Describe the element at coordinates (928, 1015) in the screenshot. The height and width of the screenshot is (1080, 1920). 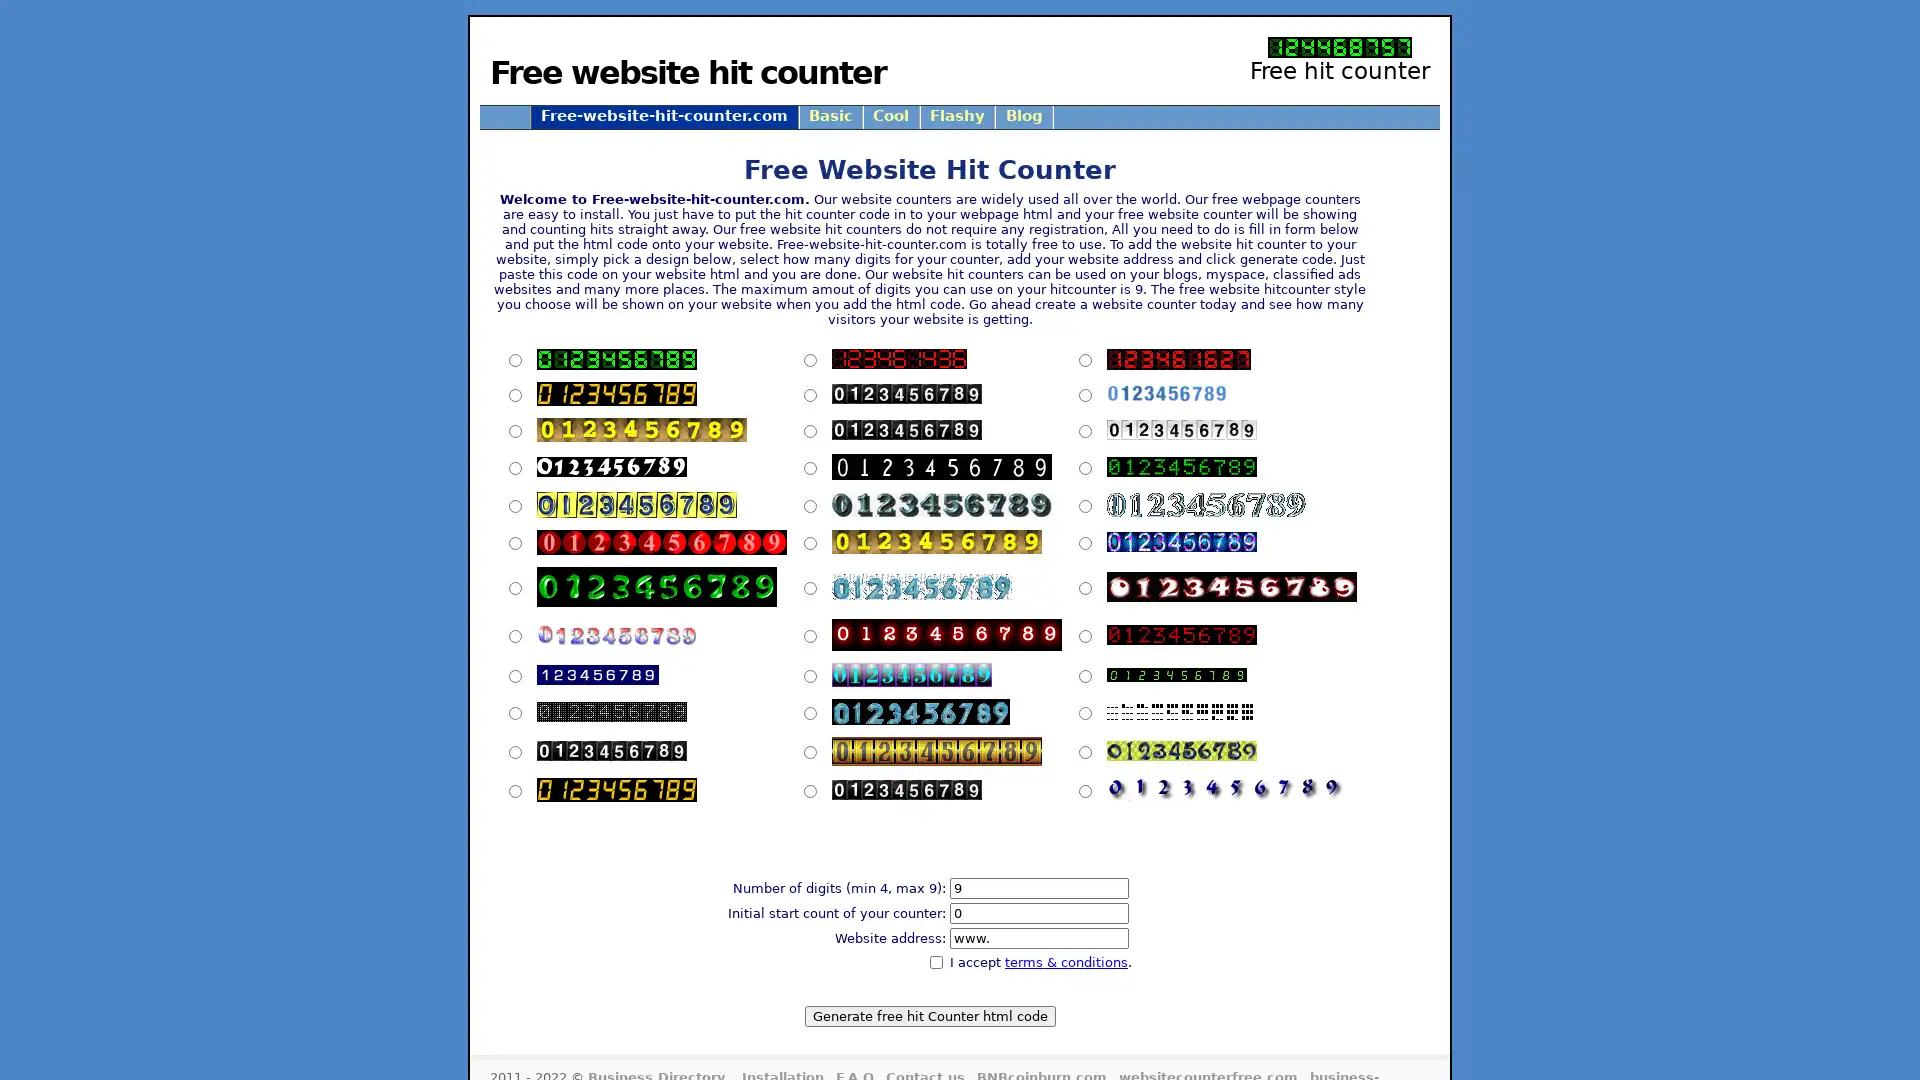
I see `Generate free hit Counter html code` at that location.